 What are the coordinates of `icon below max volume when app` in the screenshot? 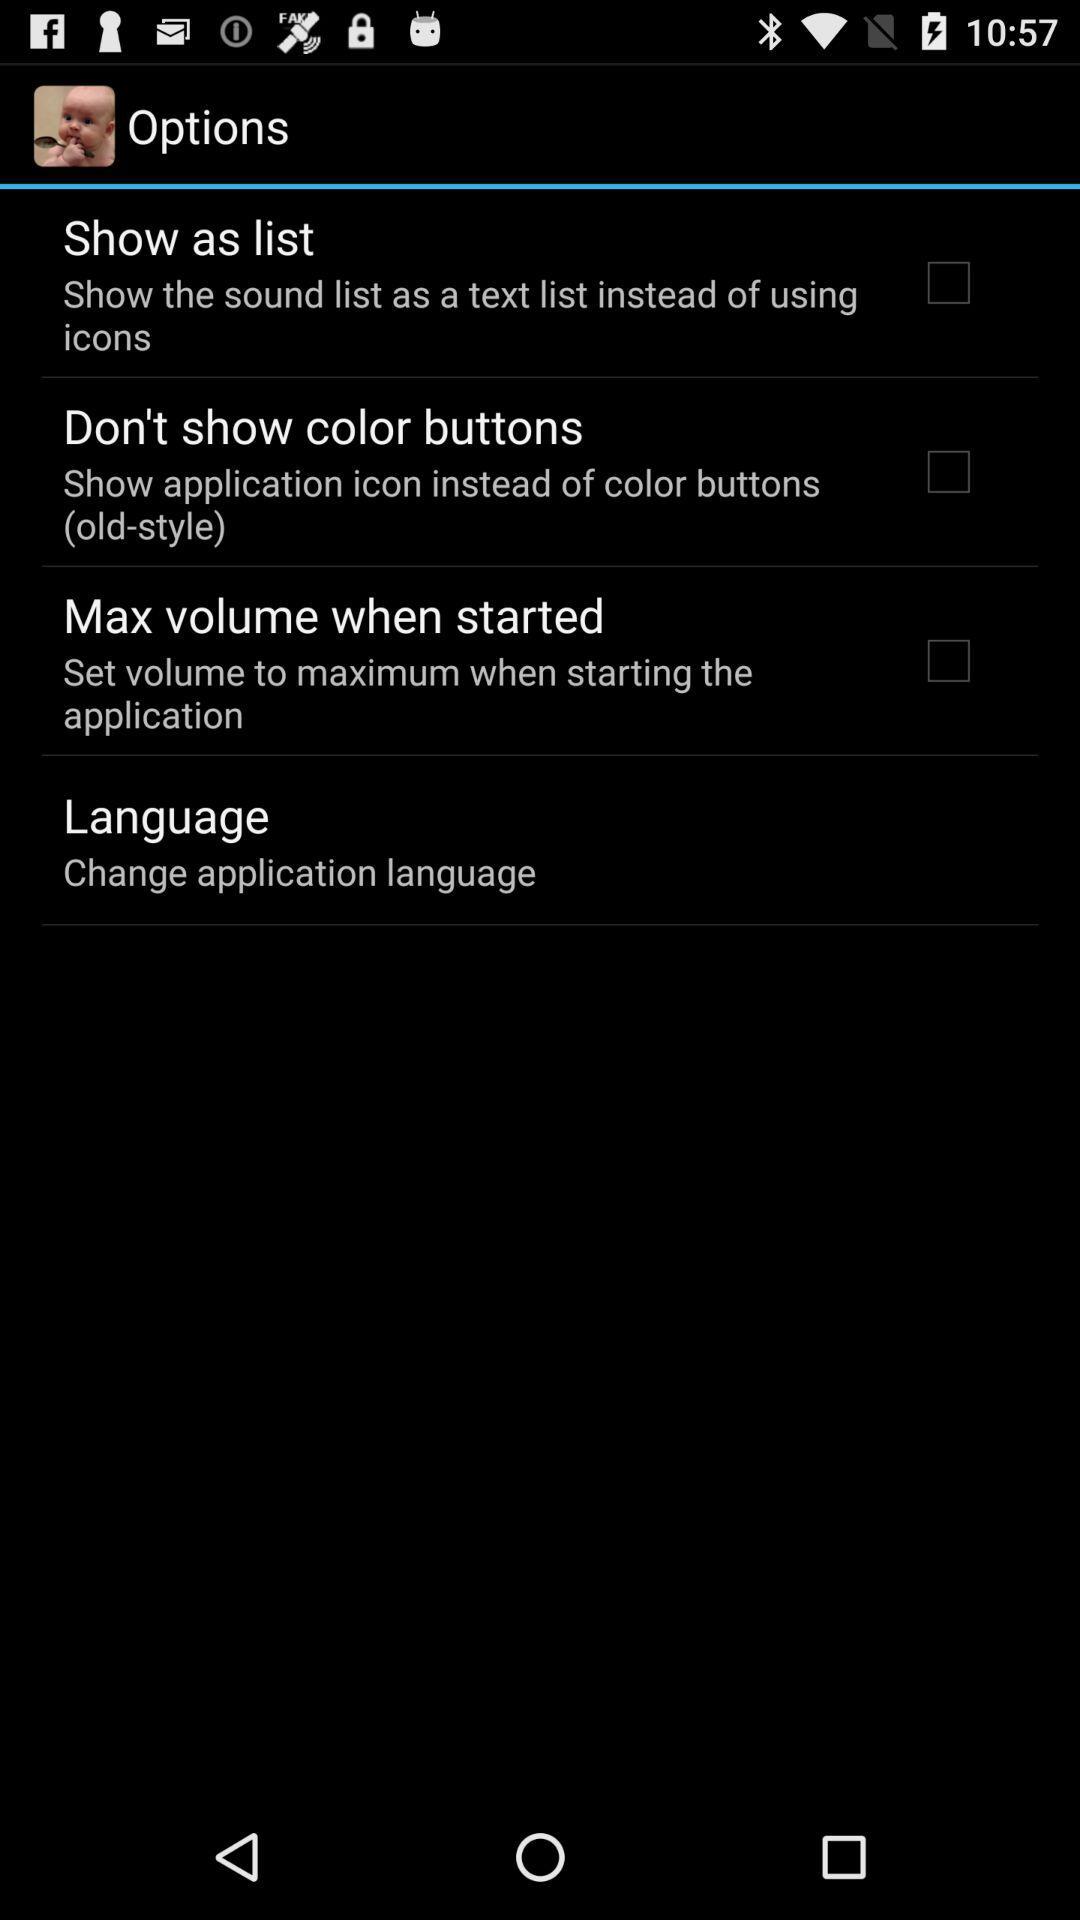 It's located at (463, 692).